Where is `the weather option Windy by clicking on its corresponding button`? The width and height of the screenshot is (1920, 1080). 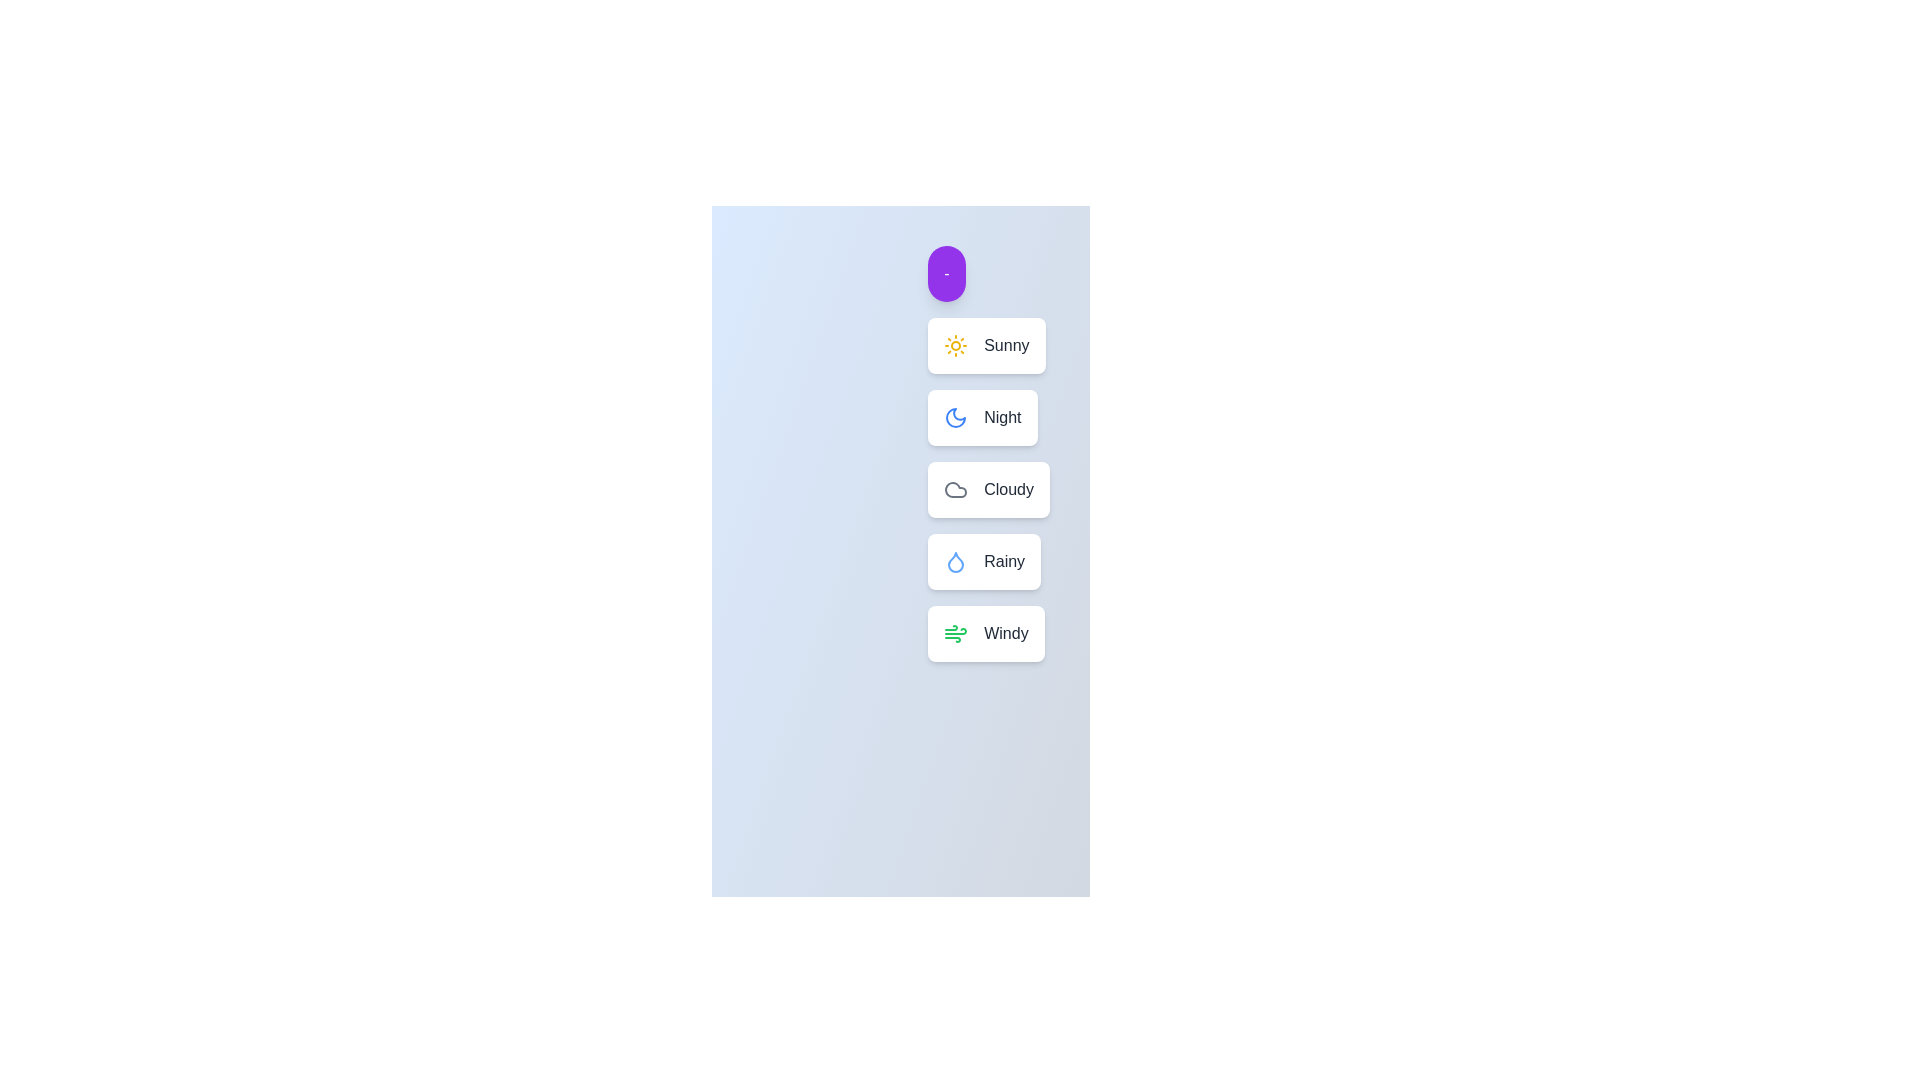 the weather option Windy by clicking on its corresponding button is located at coordinates (986, 633).